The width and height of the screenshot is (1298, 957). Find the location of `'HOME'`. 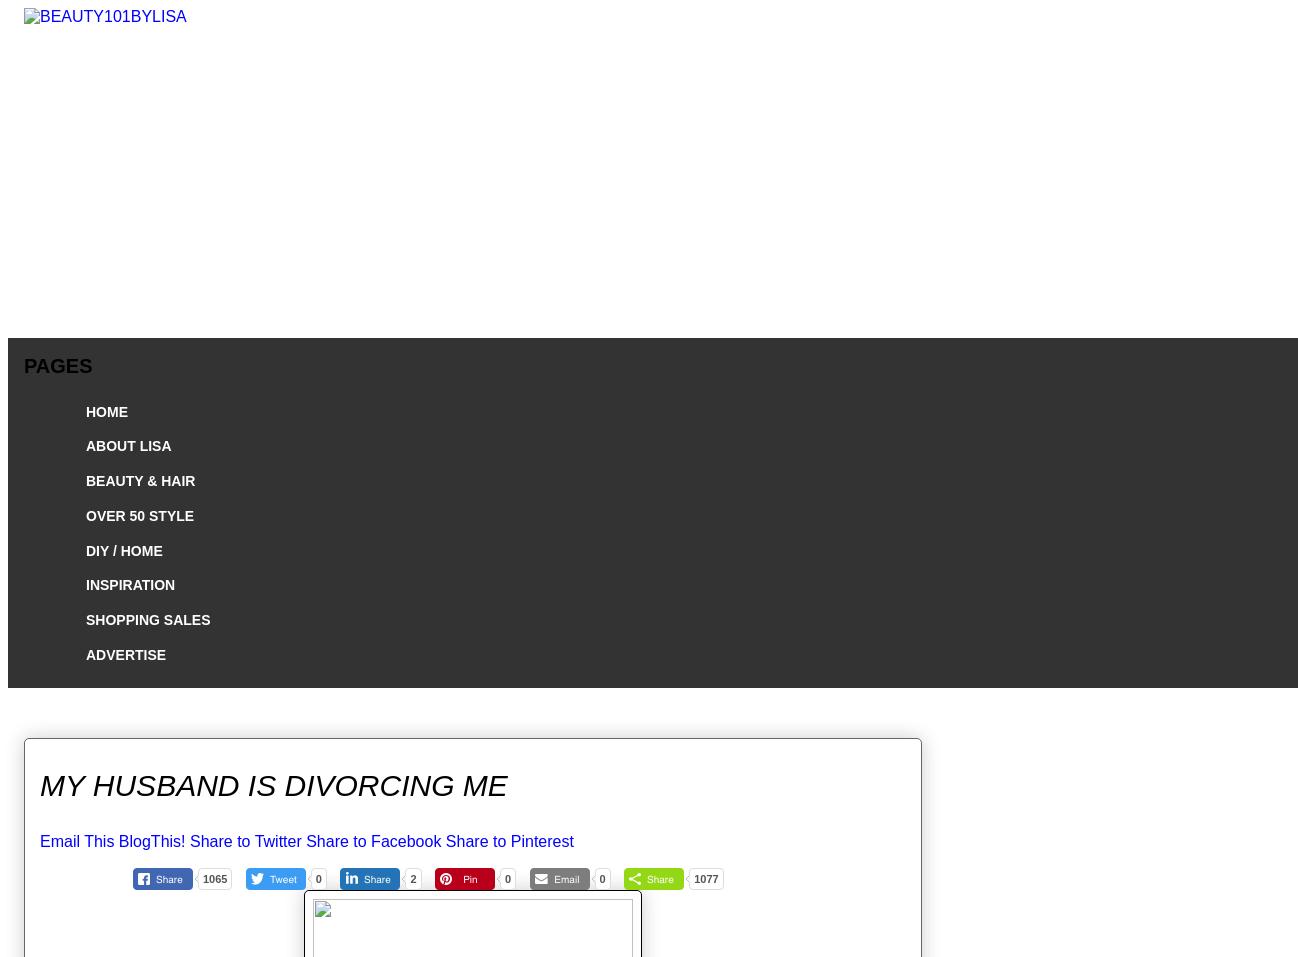

'HOME' is located at coordinates (106, 410).